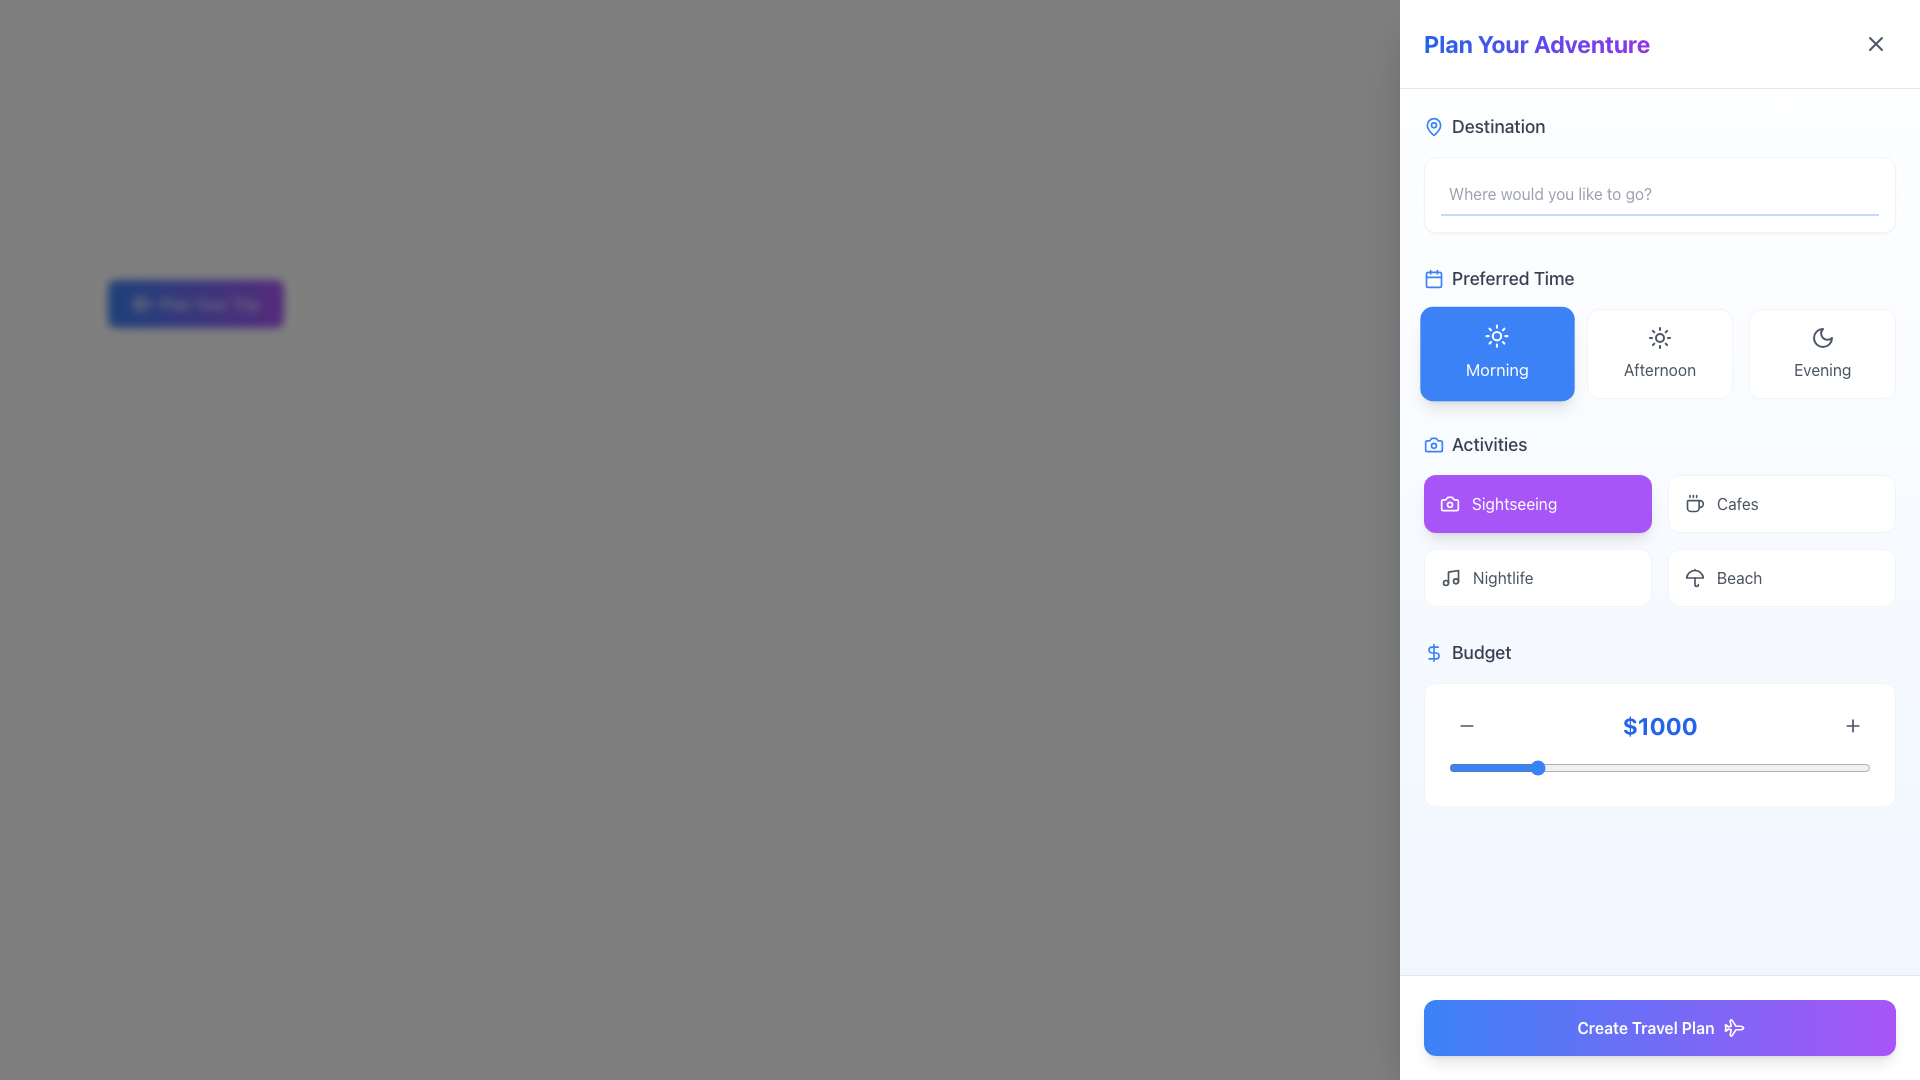  I want to click on the circular '+' button located at the far right of the 'Budget' section, so click(1851, 725).